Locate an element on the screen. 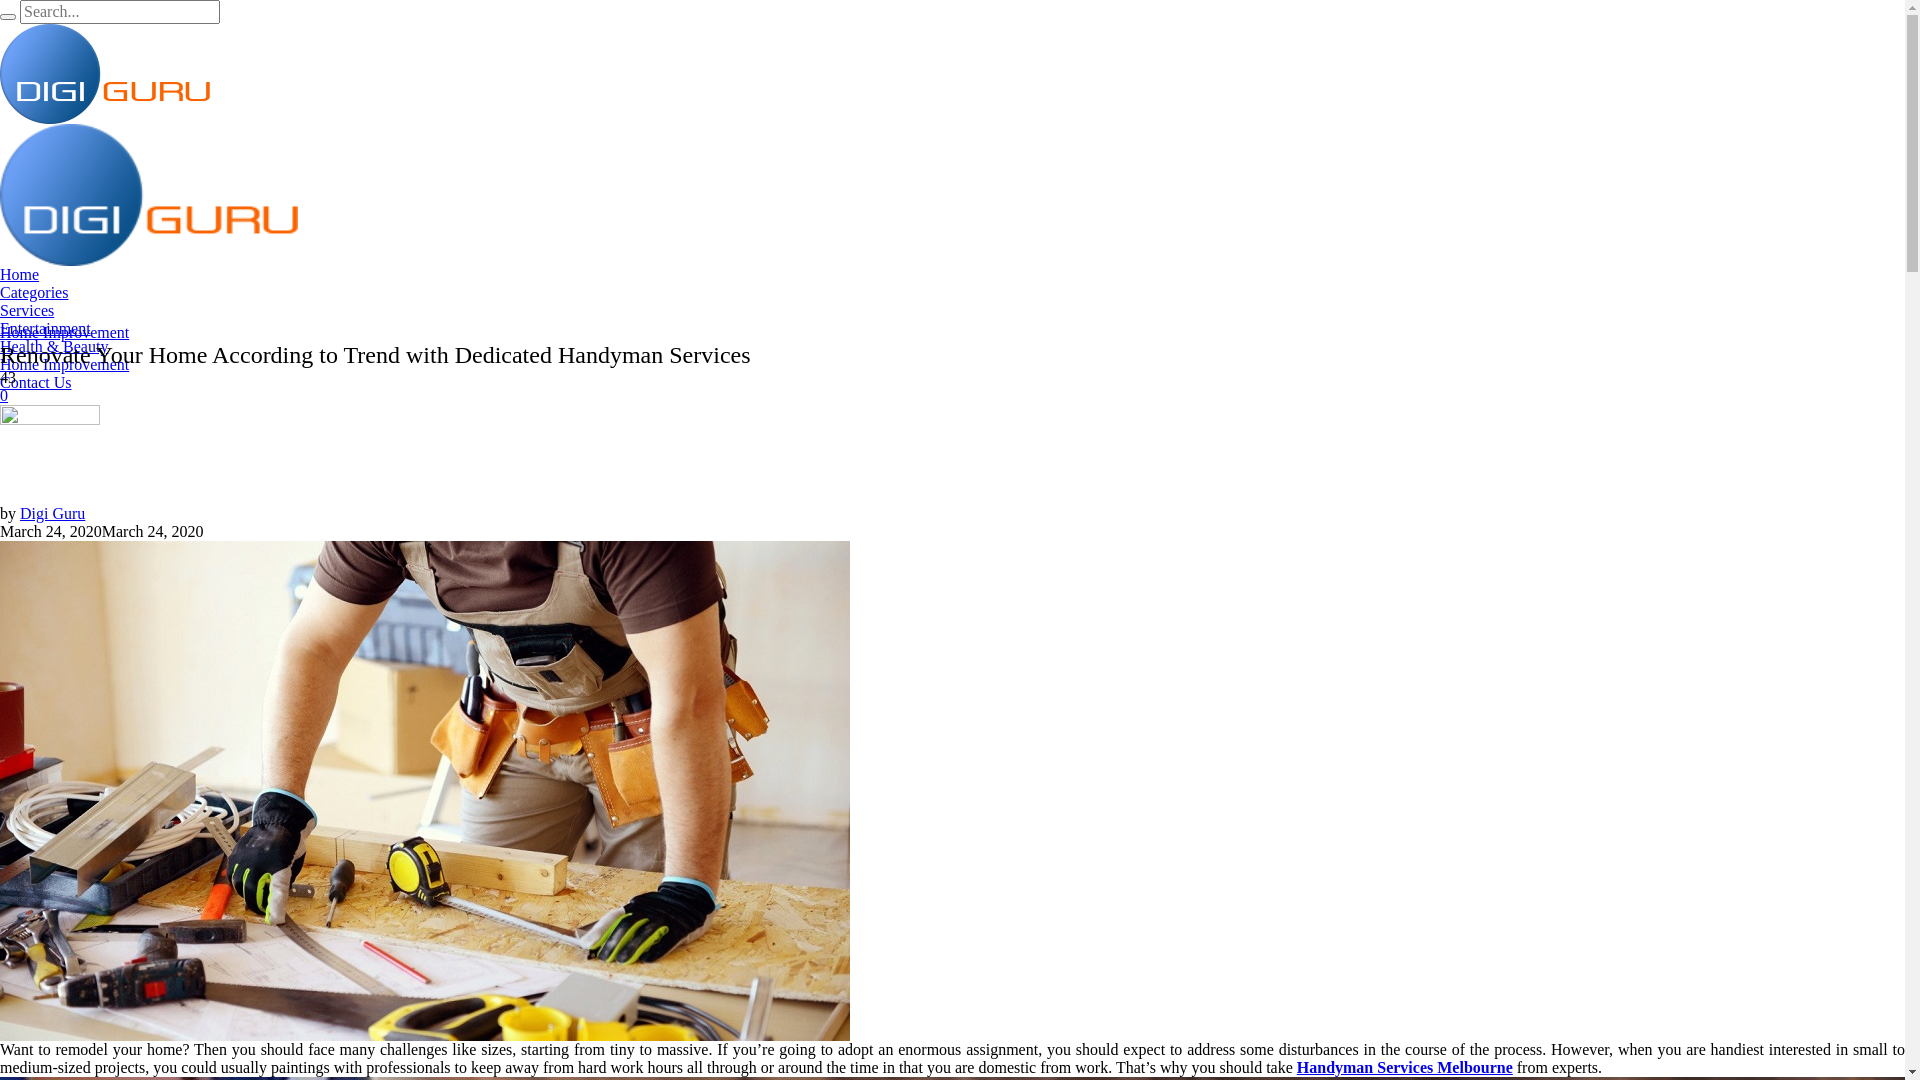  'Contact Us' is located at coordinates (0, 382).